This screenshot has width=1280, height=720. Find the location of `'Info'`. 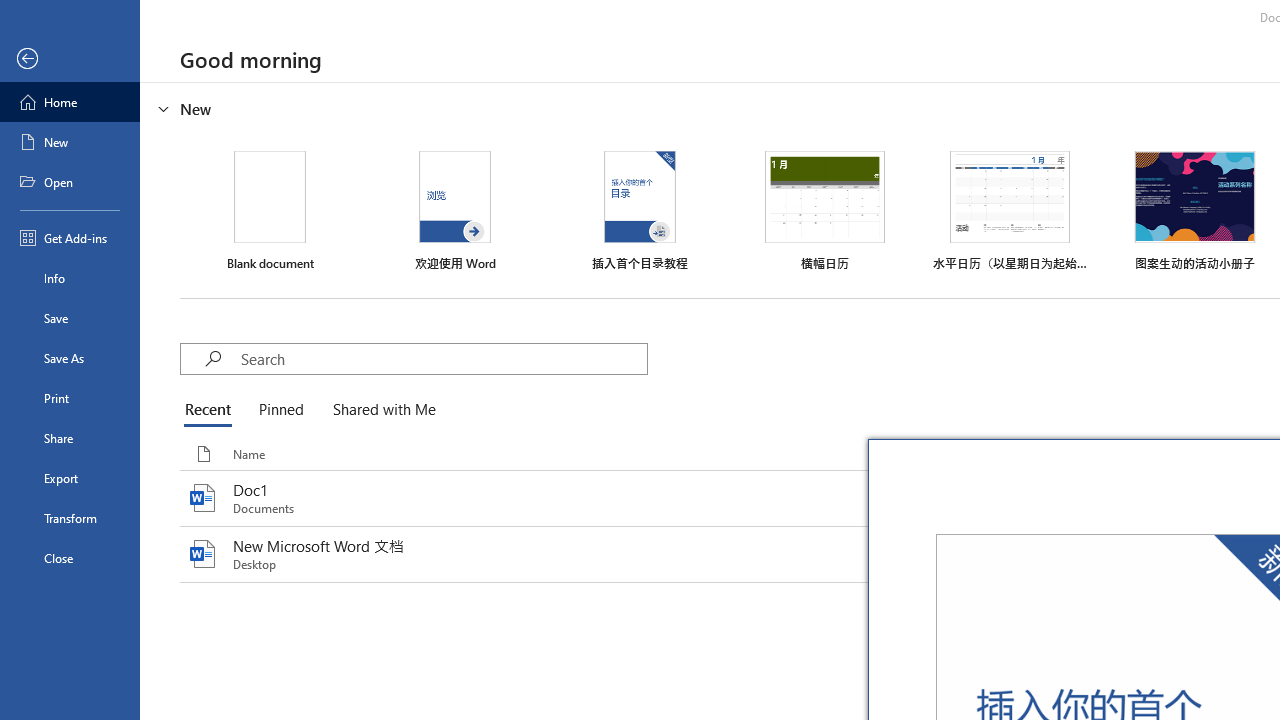

'Info' is located at coordinates (69, 277).